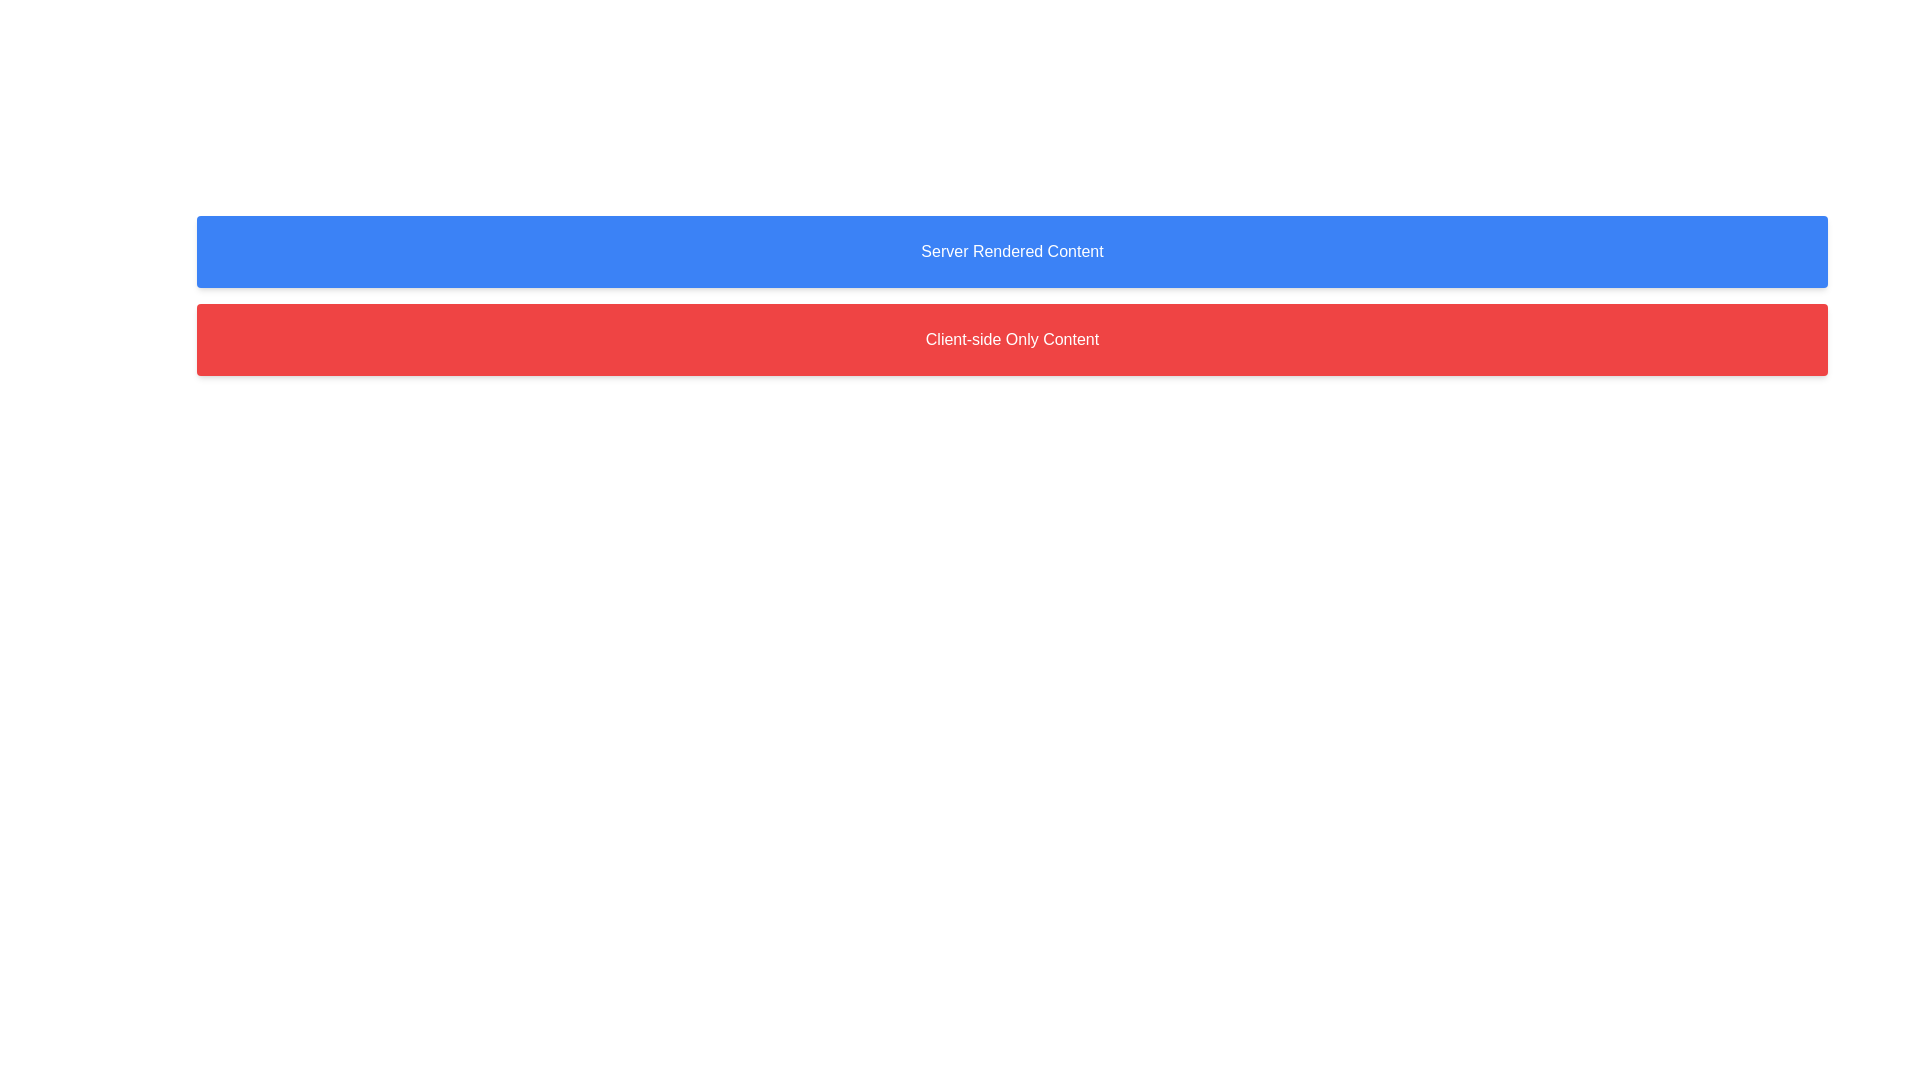 This screenshot has width=1920, height=1080. Describe the element at coordinates (1012, 250) in the screenshot. I see `the Static content box, which serves as a label or content display box informing users about server-rendered content, positioned above the red 'Client-side Only Content'` at that location.